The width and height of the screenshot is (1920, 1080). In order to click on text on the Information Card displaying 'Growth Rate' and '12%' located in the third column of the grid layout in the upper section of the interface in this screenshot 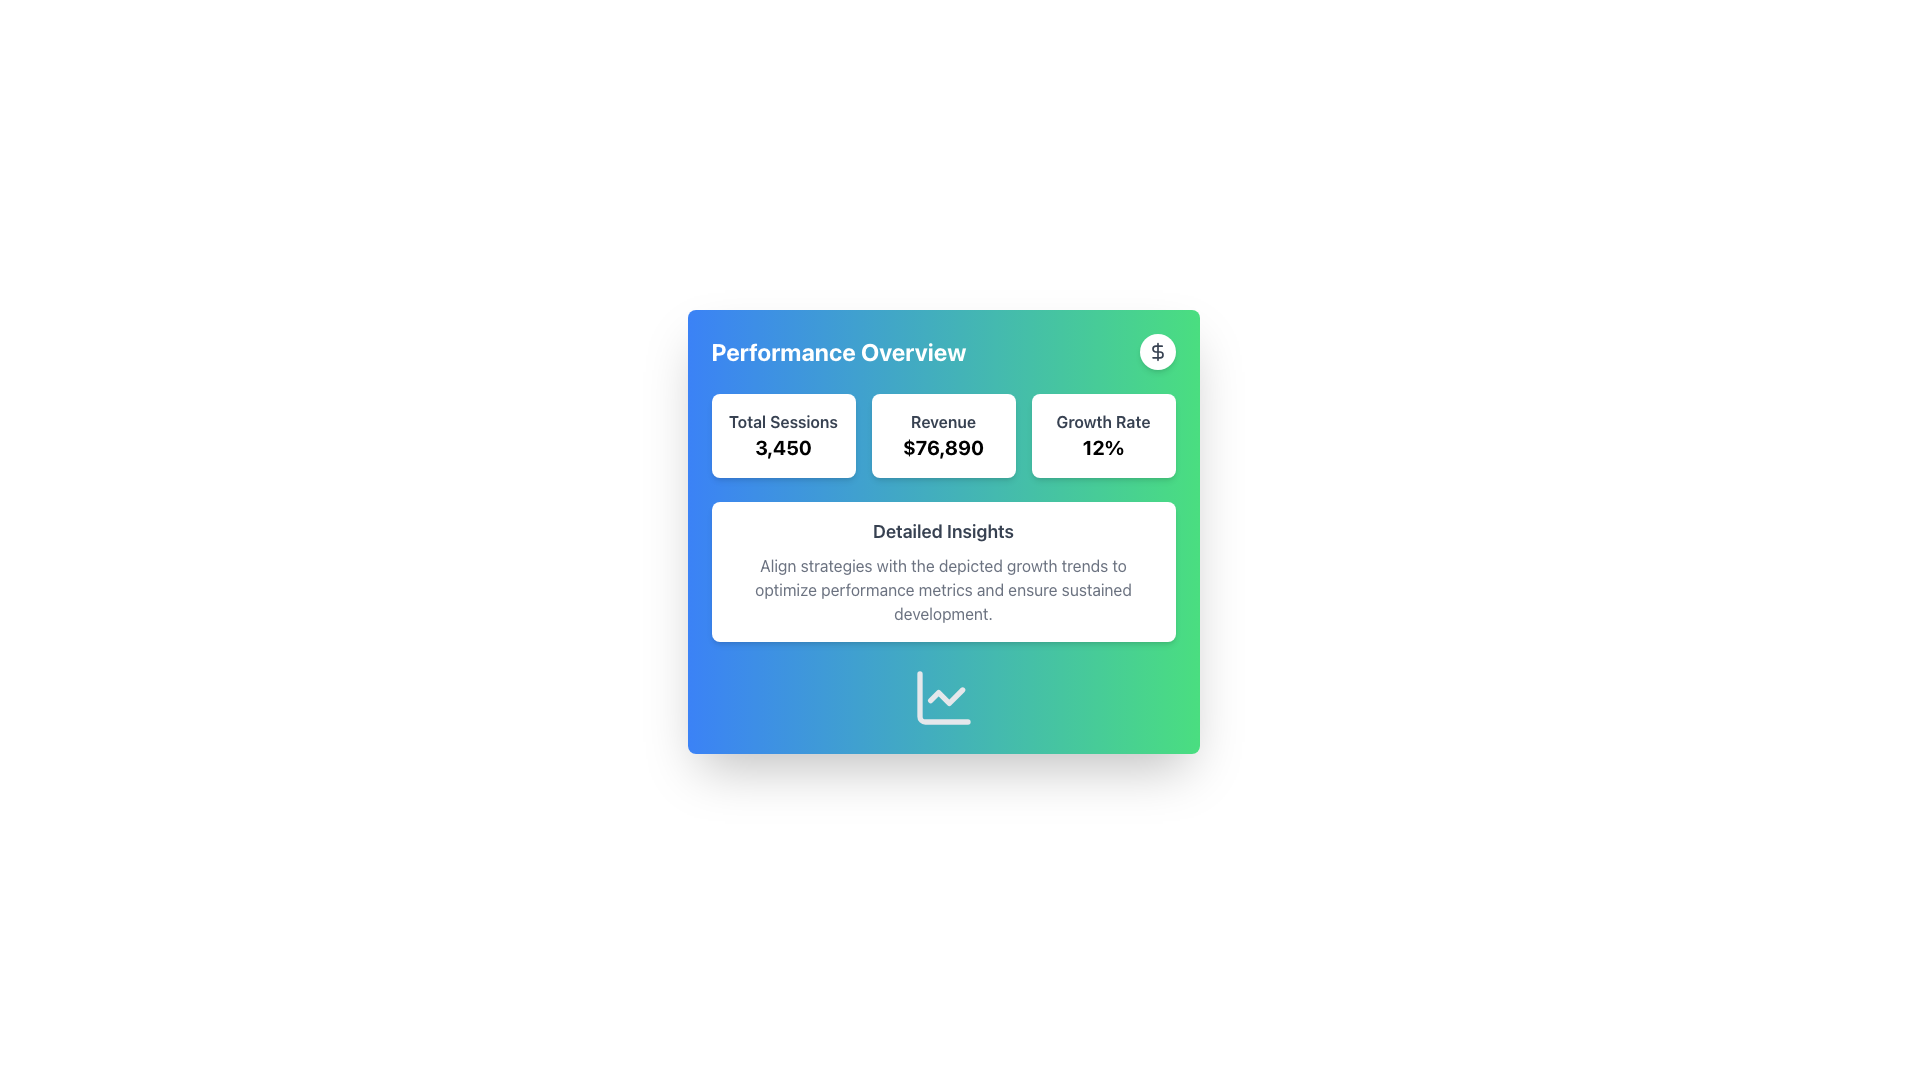, I will do `click(1102, 434)`.